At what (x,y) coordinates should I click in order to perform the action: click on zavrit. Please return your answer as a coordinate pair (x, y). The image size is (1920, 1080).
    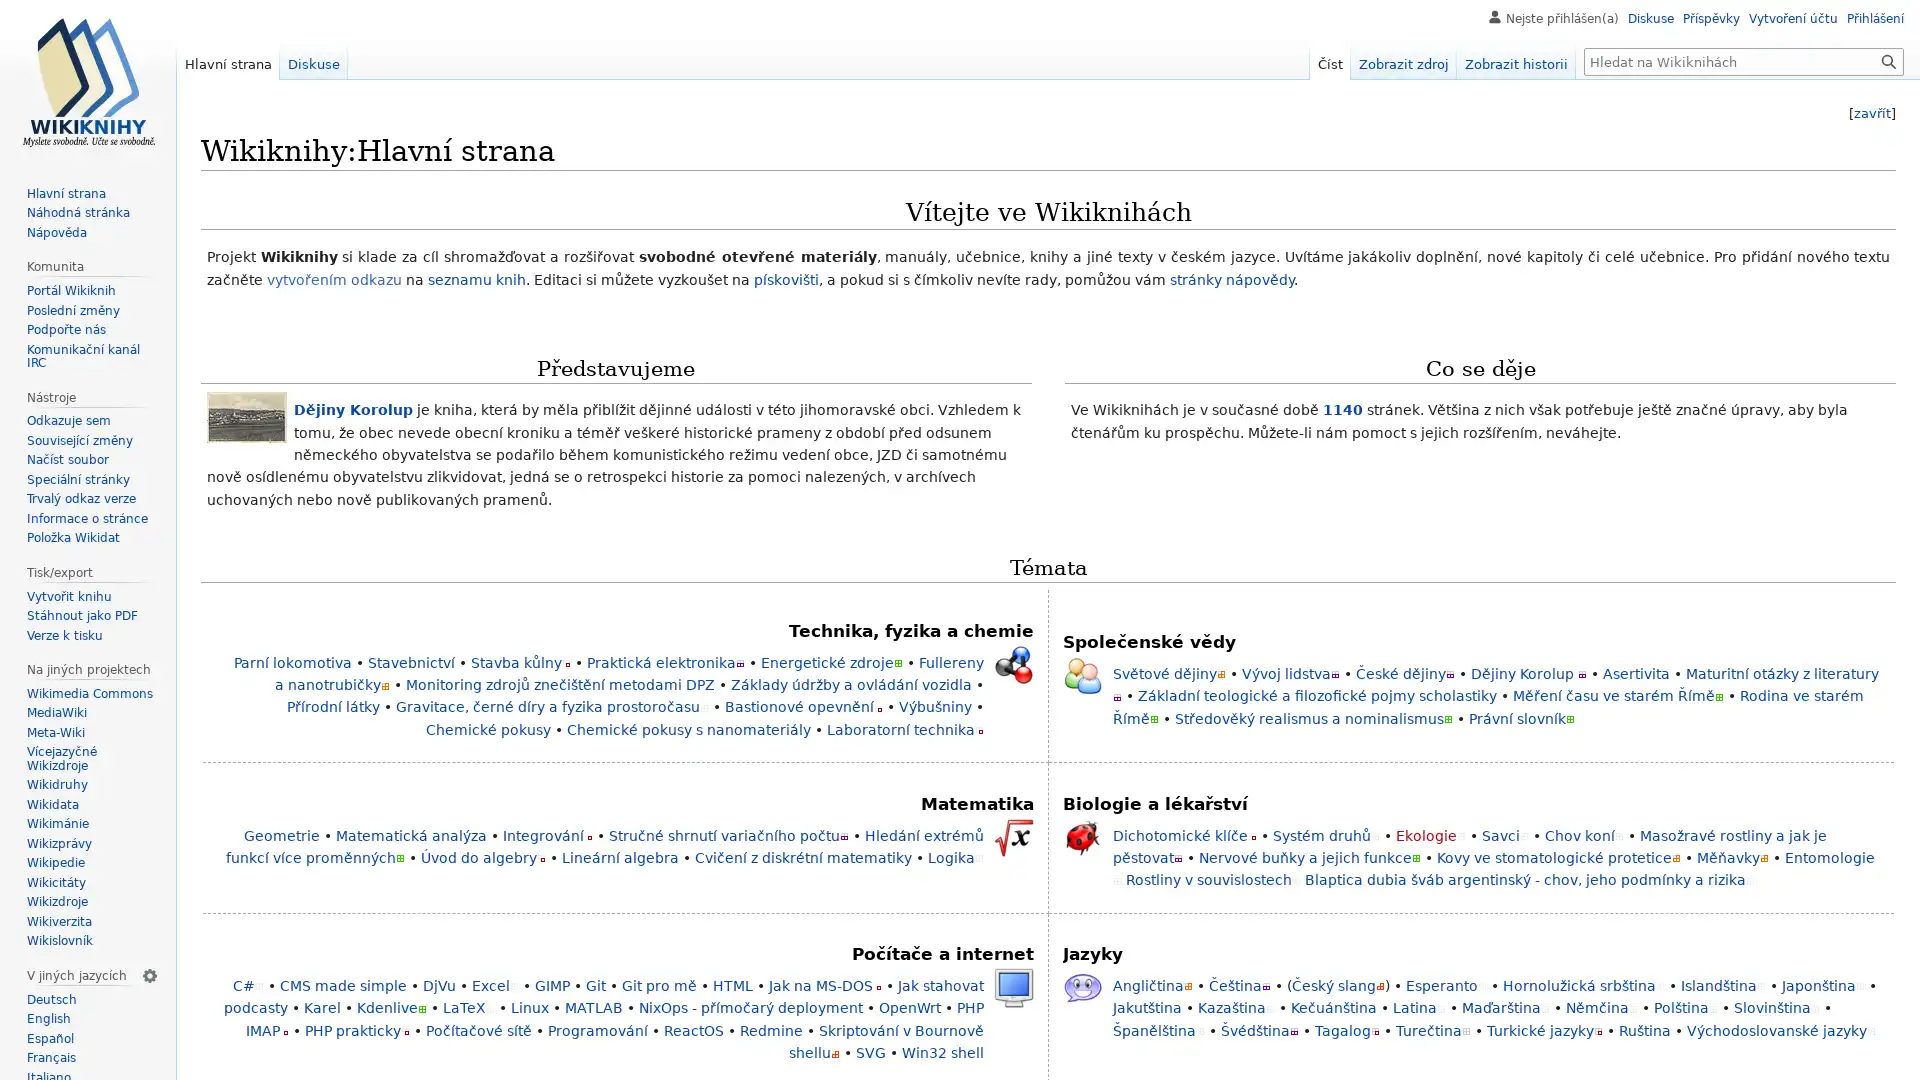
    Looking at the image, I should click on (1871, 113).